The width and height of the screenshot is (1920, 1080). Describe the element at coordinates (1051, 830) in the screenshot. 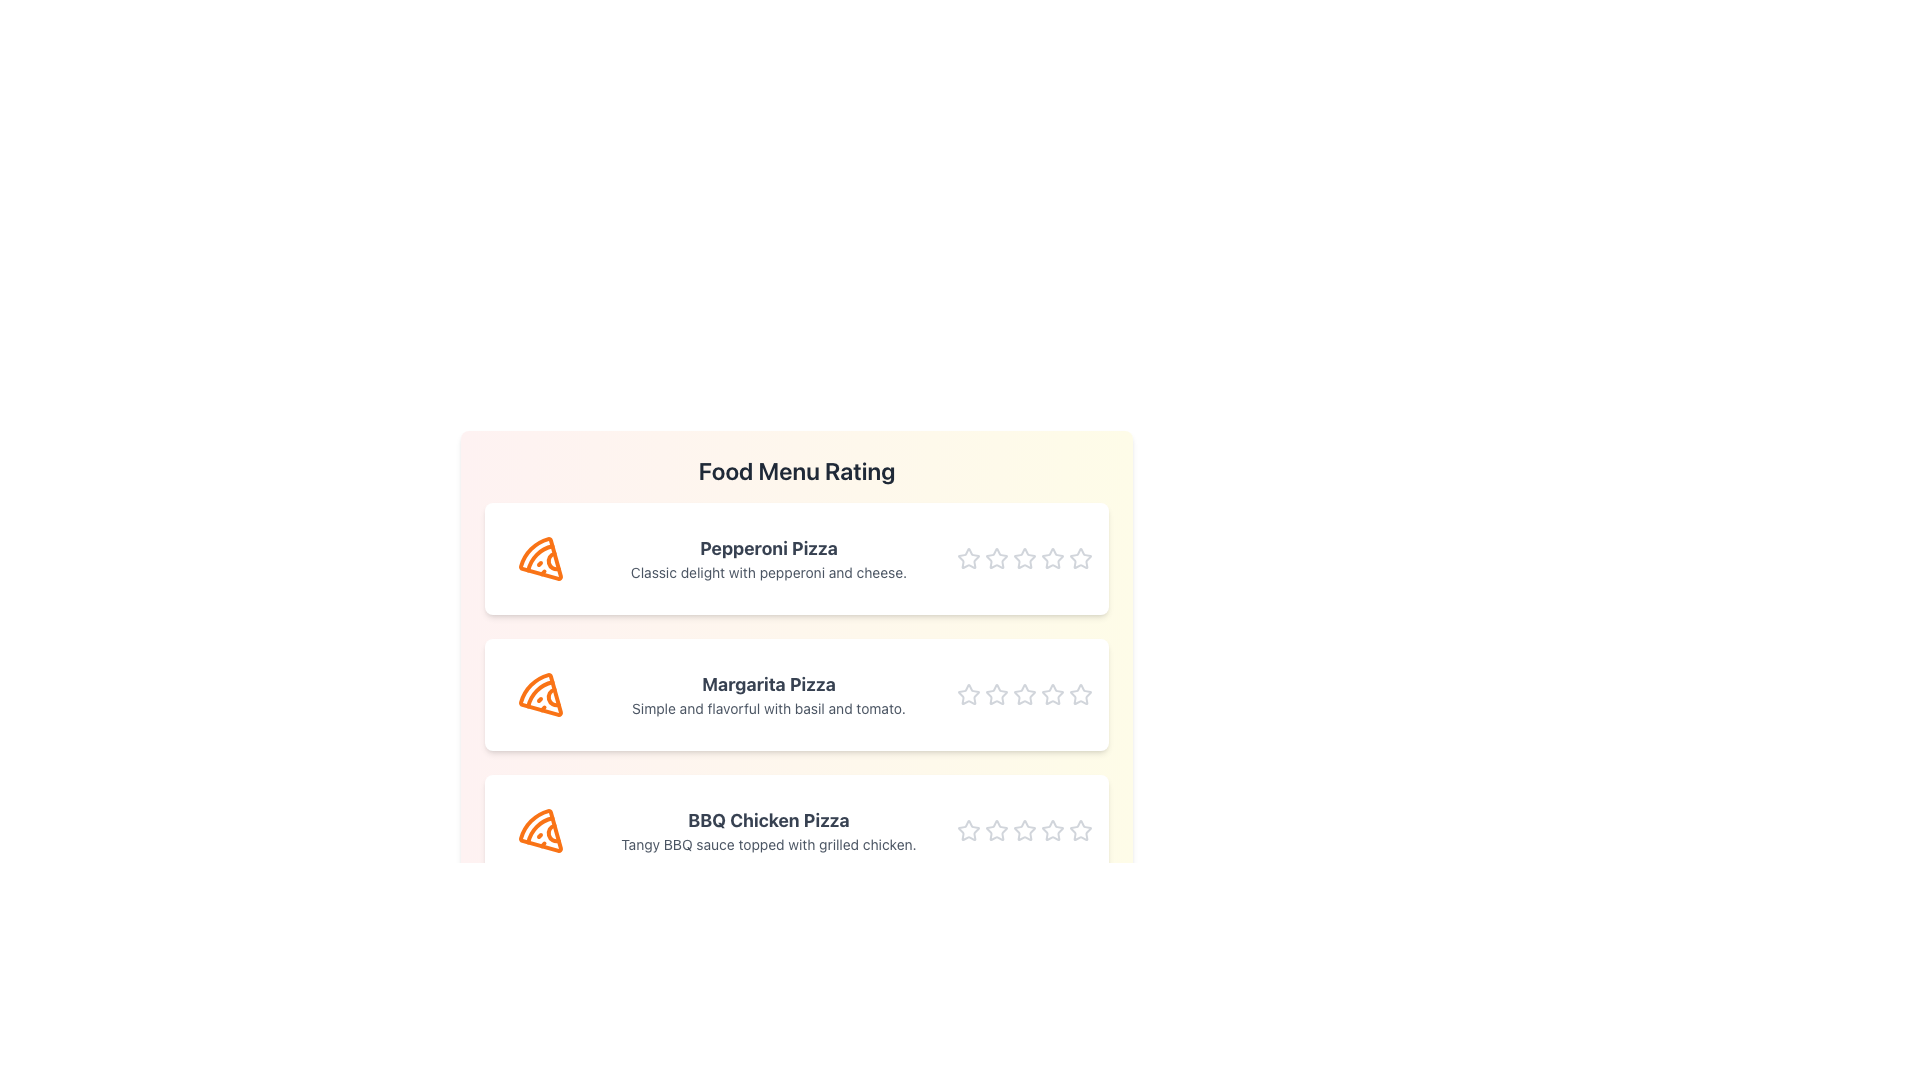

I see `the fourth star icon in the rating section for the 'BBQ Chicken Pizza' to assign a rating` at that location.